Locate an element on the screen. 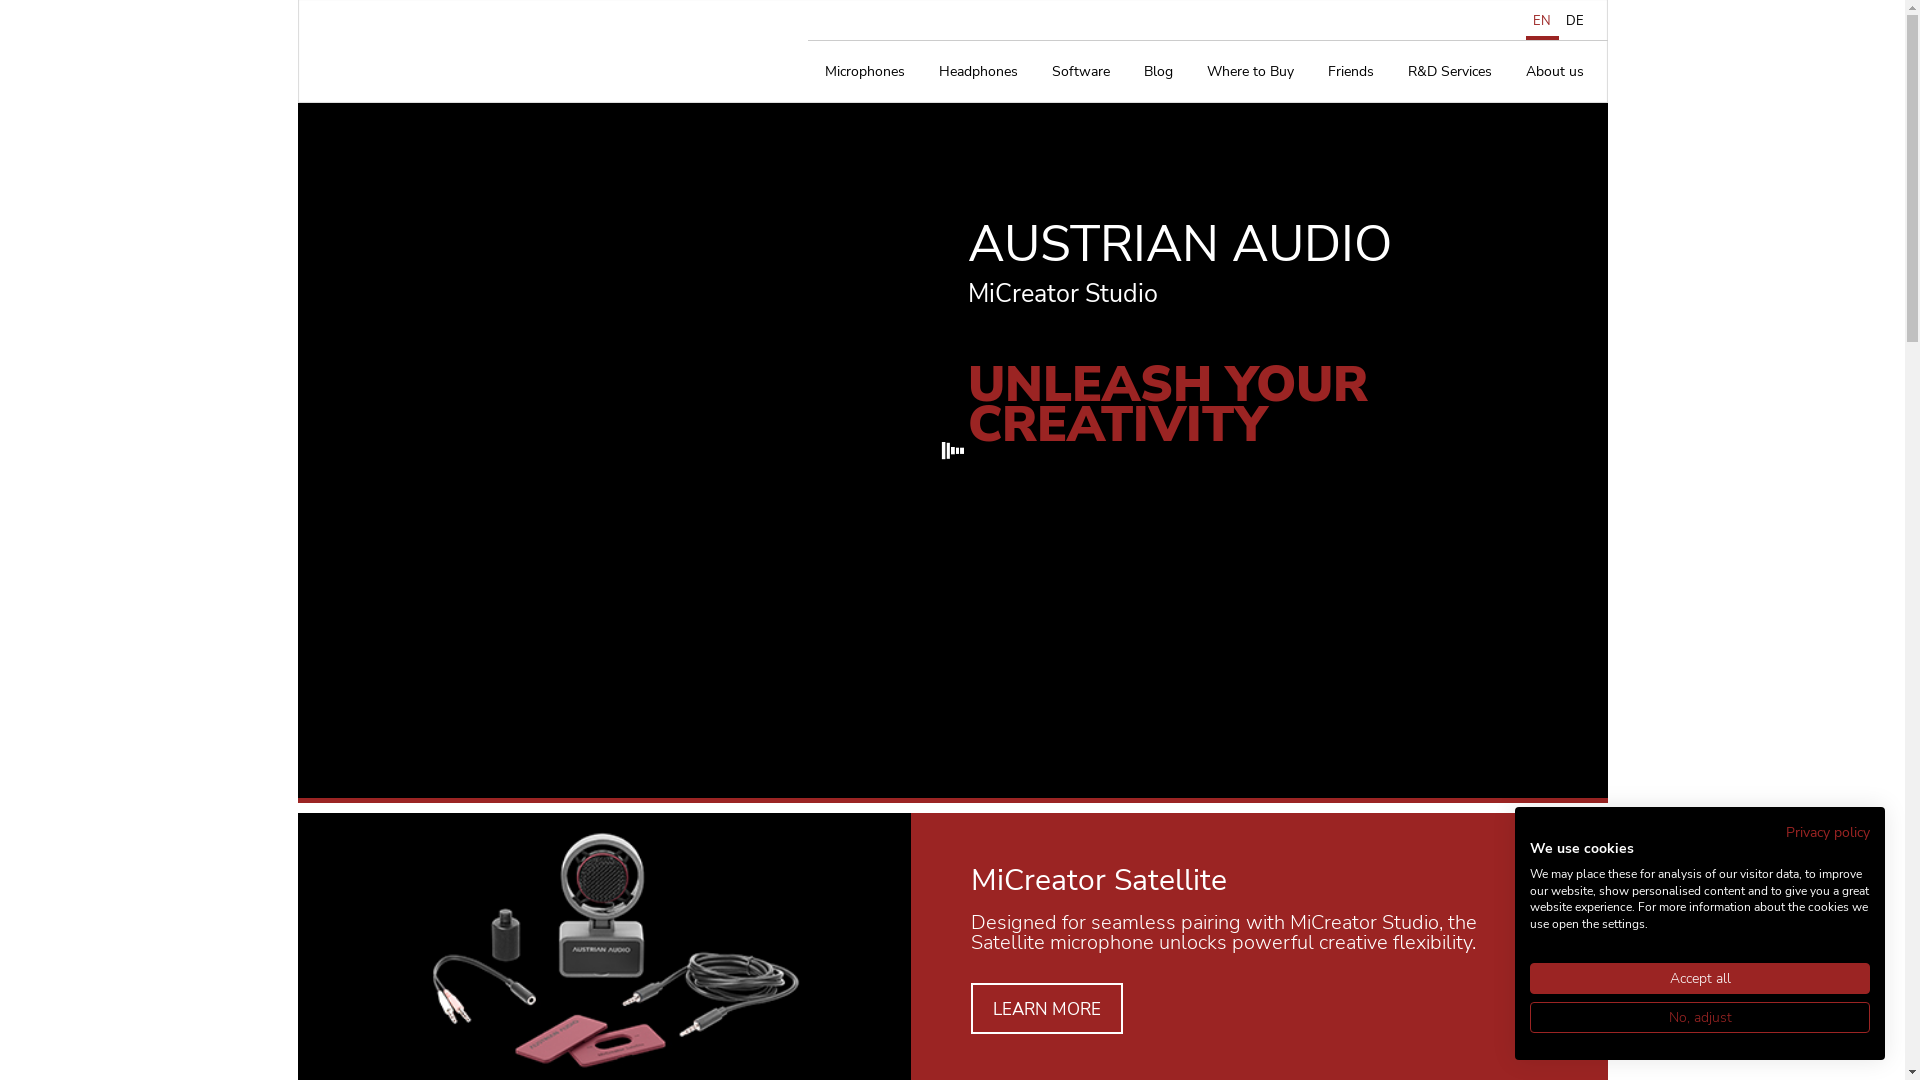  'Software' is located at coordinates (1079, 71).